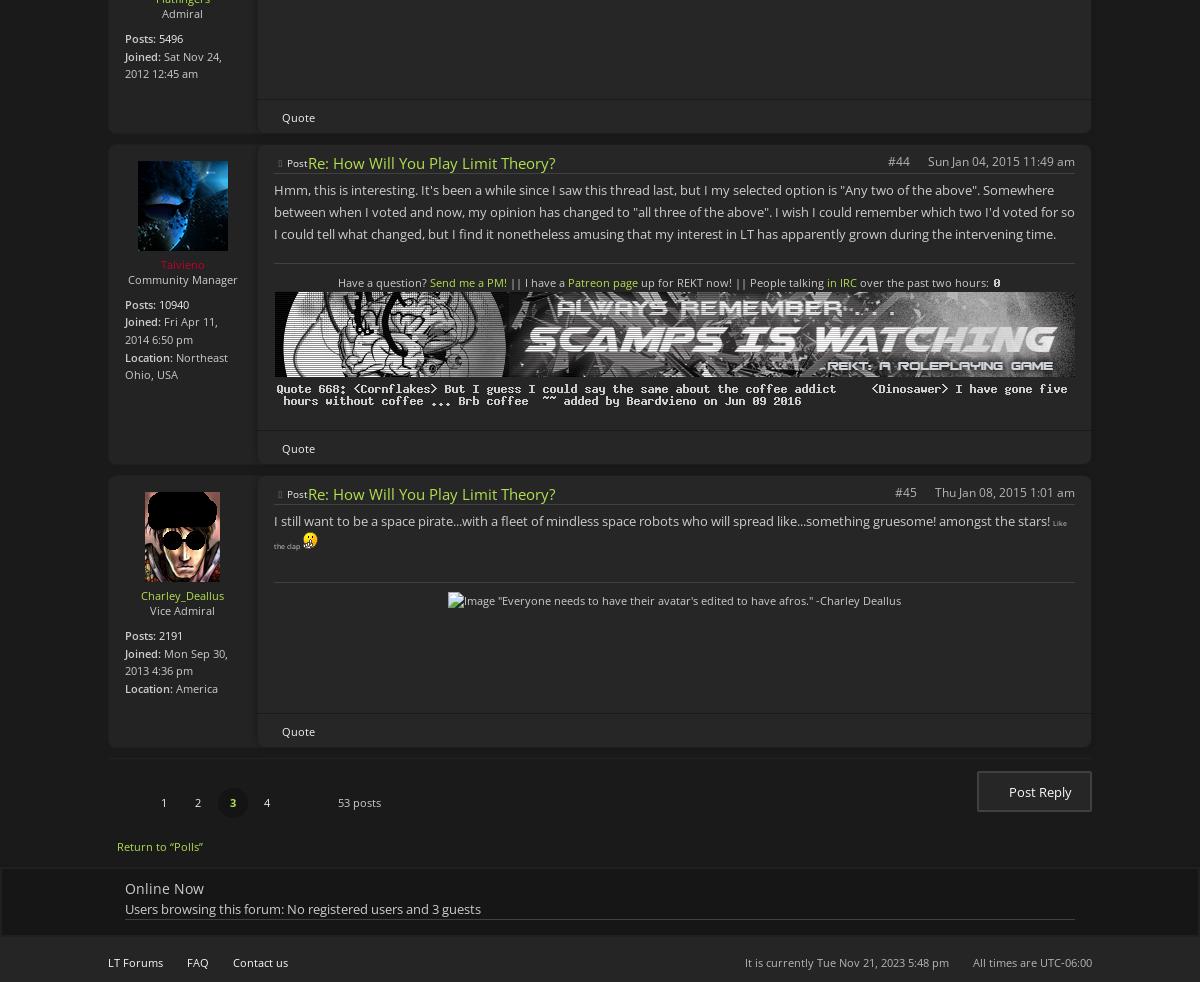 This screenshot has height=982, width=1200. Describe the element at coordinates (1006, 962) in the screenshot. I see `'All times are'` at that location.